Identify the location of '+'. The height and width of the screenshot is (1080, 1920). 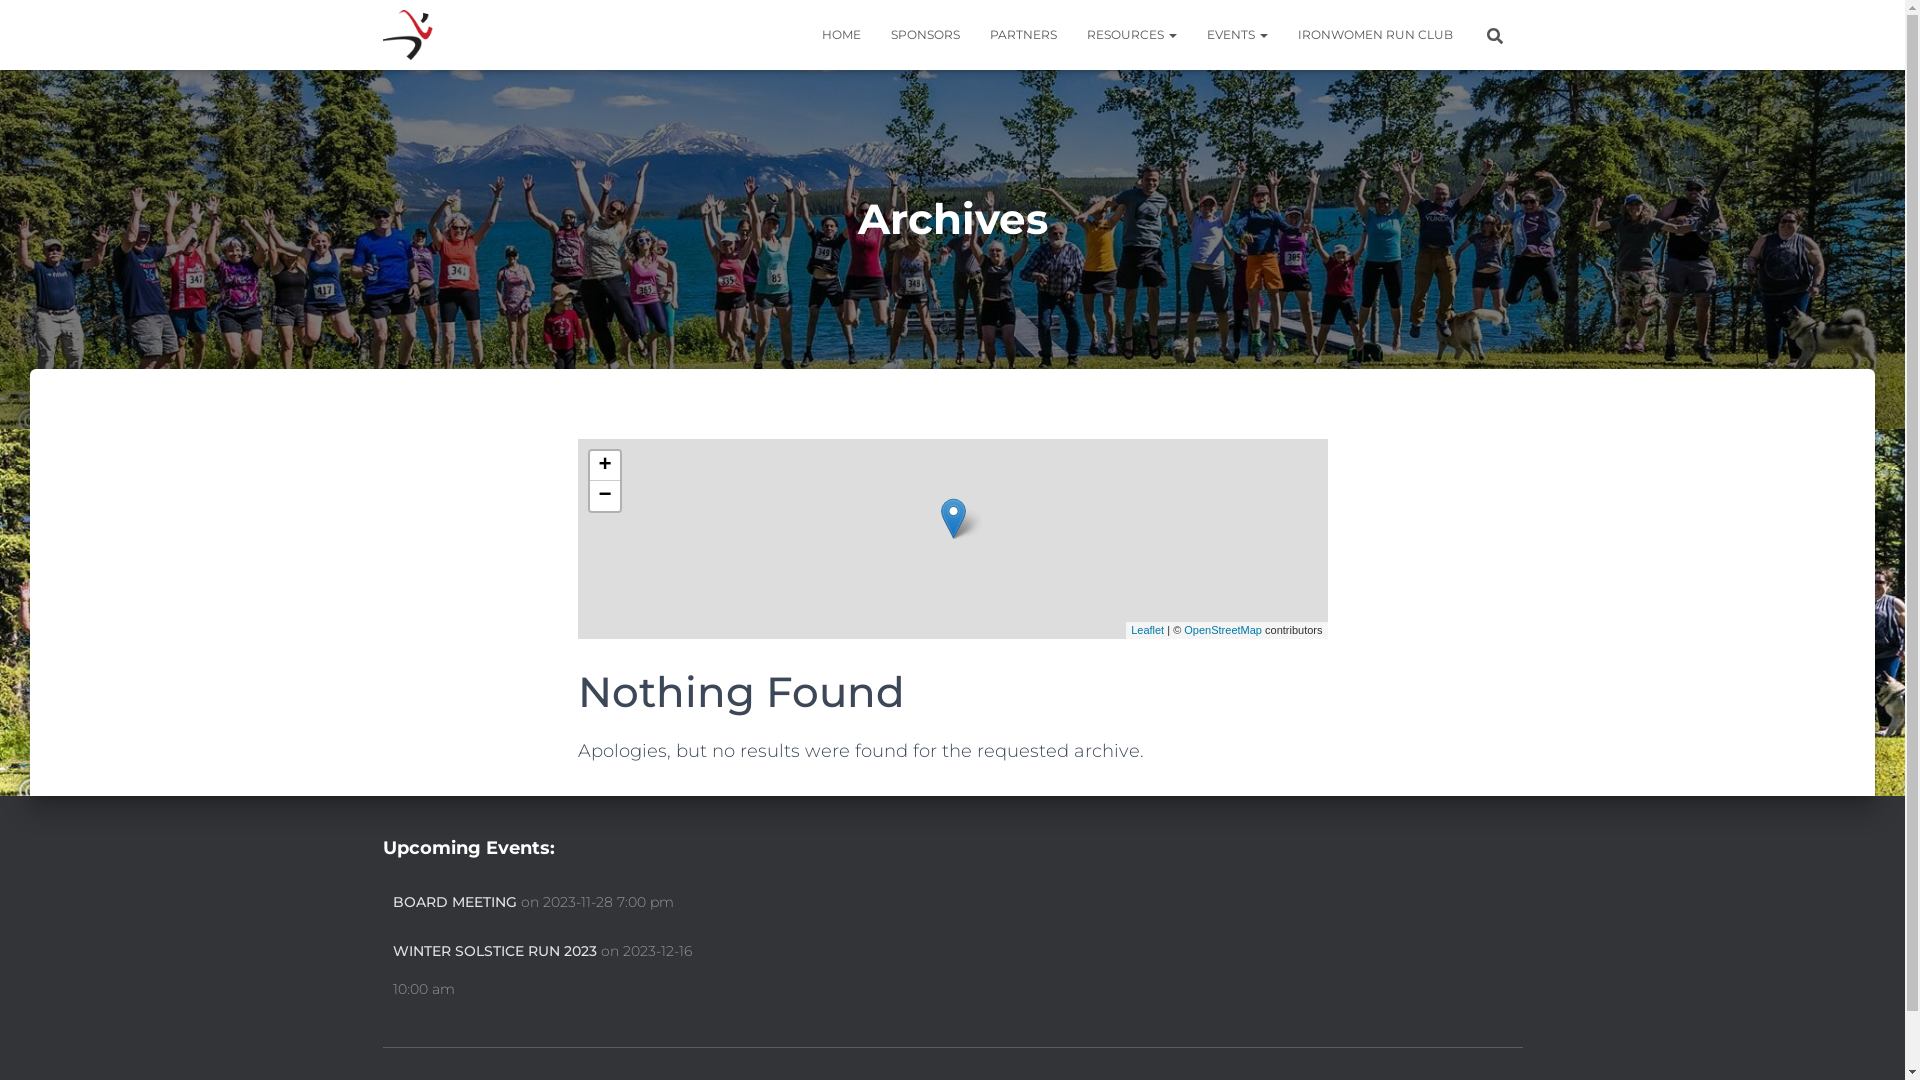
(603, 466).